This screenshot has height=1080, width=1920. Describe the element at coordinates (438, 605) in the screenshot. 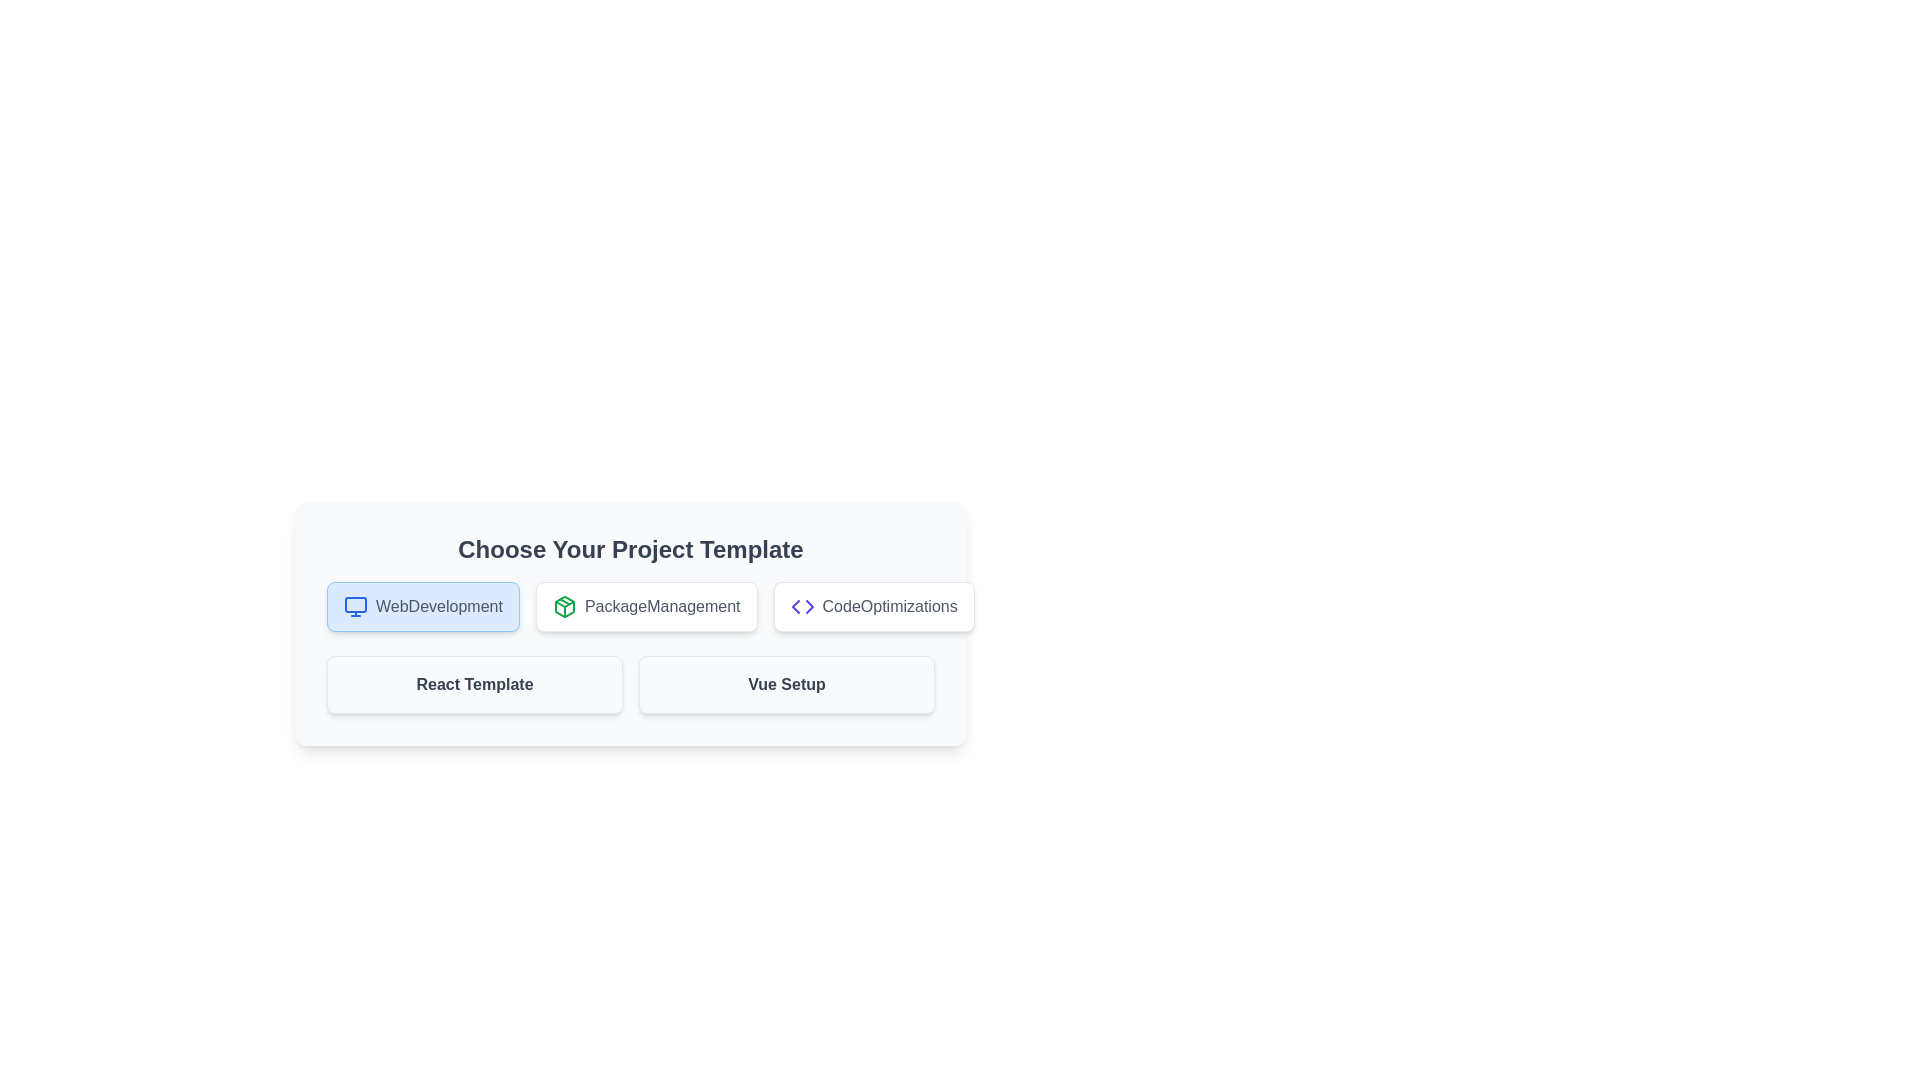

I see `the text label that provides context for the associated button related to 'WebDevelopment', which is located to the right of a computer monitor icon and is the first button from the left in the project template chooser interface` at that location.